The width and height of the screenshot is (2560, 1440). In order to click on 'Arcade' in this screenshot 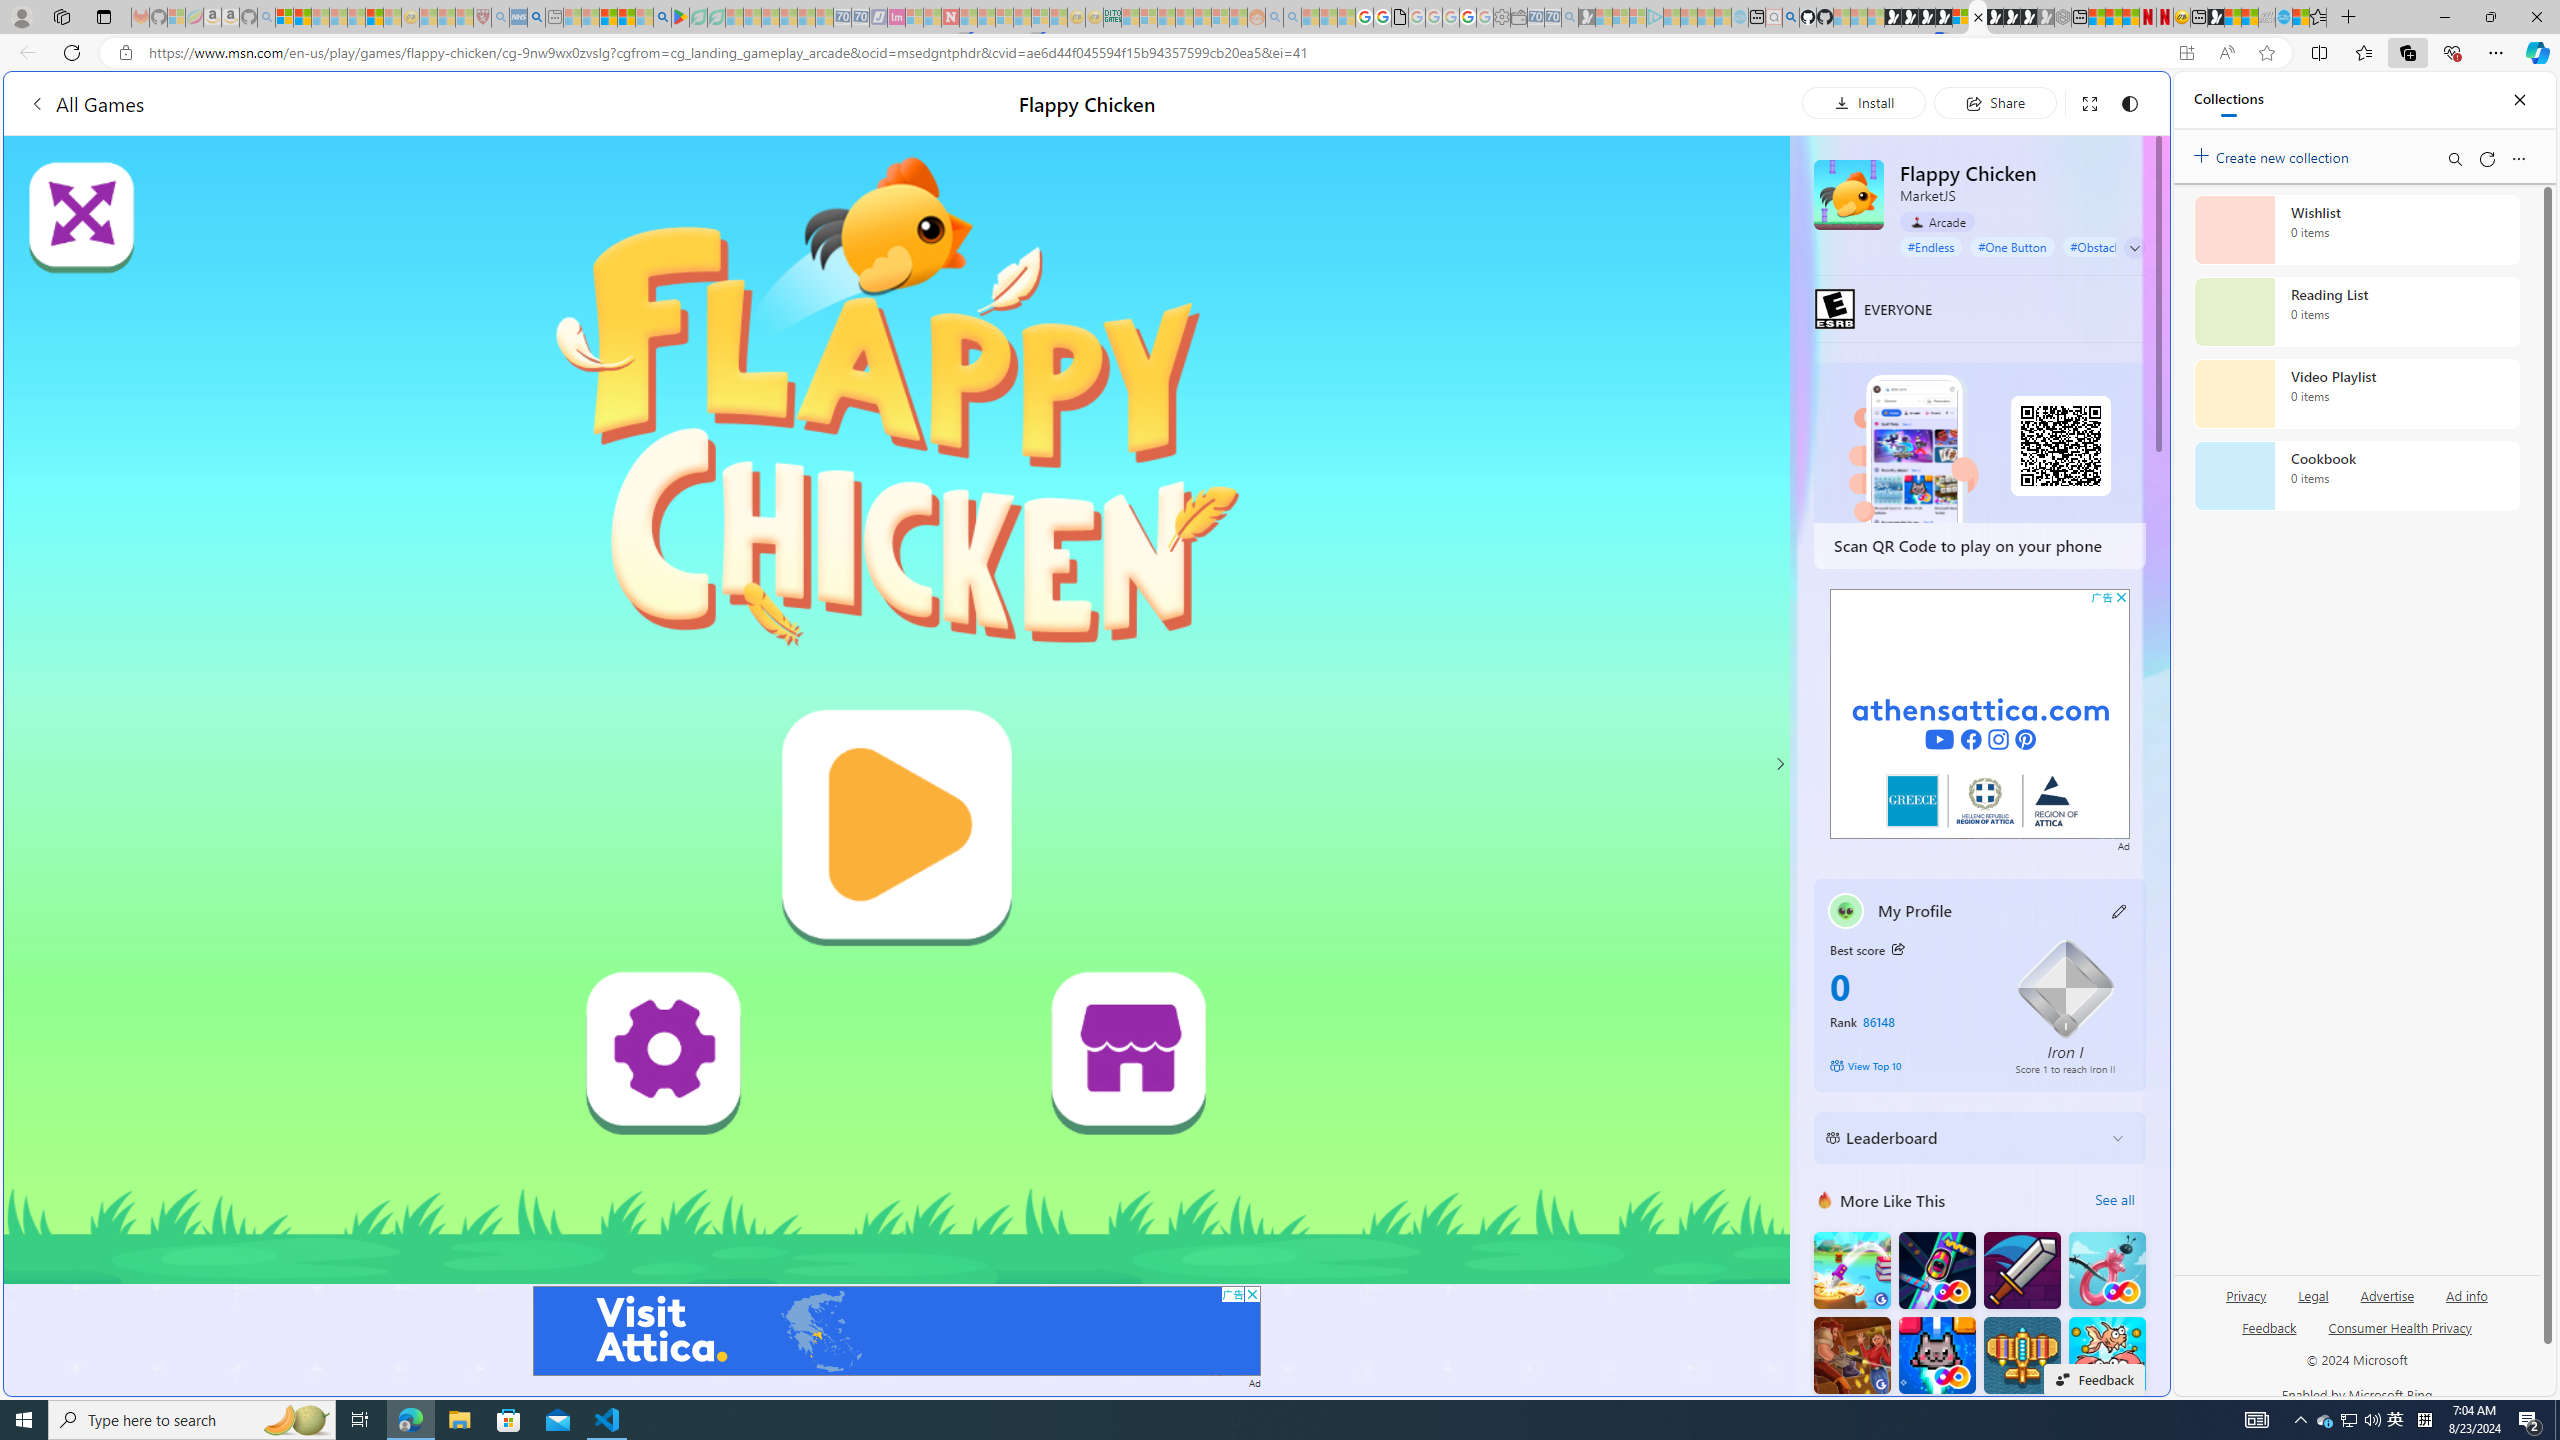, I will do `click(1936, 221)`.